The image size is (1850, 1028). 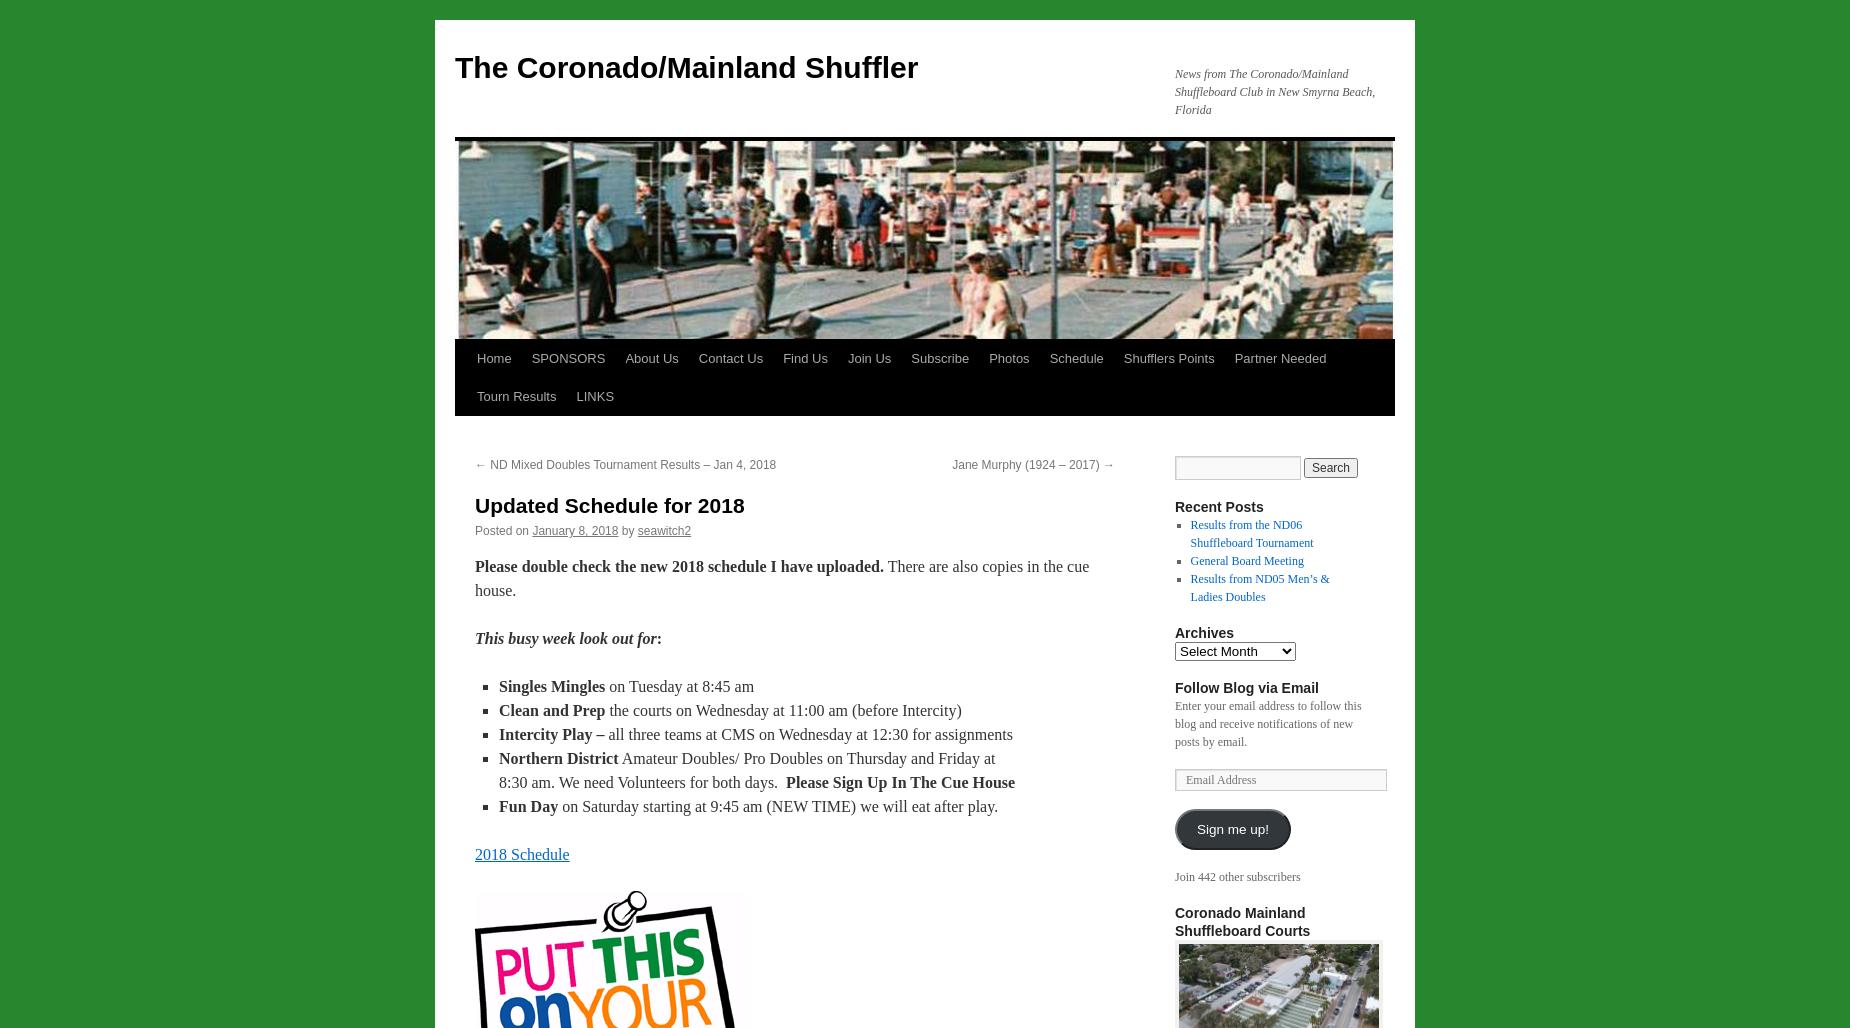 What do you see at coordinates (502, 530) in the screenshot?
I see `'Posted on'` at bounding box center [502, 530].